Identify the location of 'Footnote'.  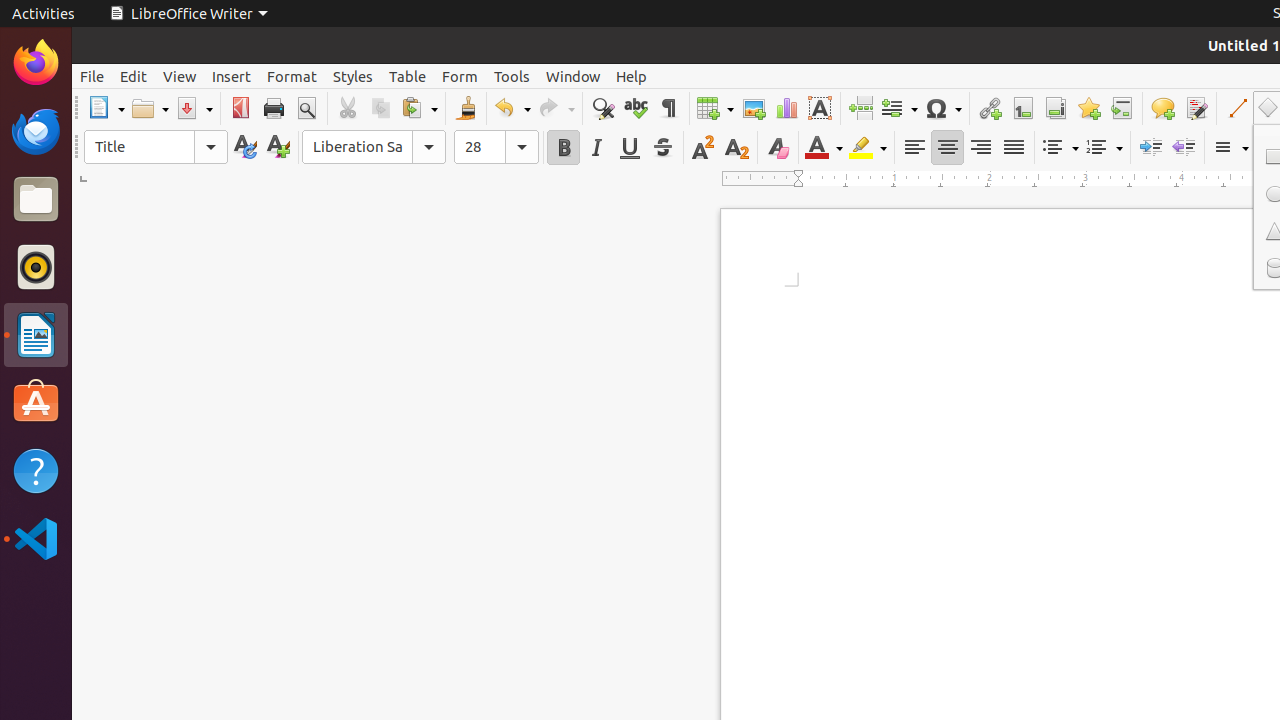
(1022, 108).